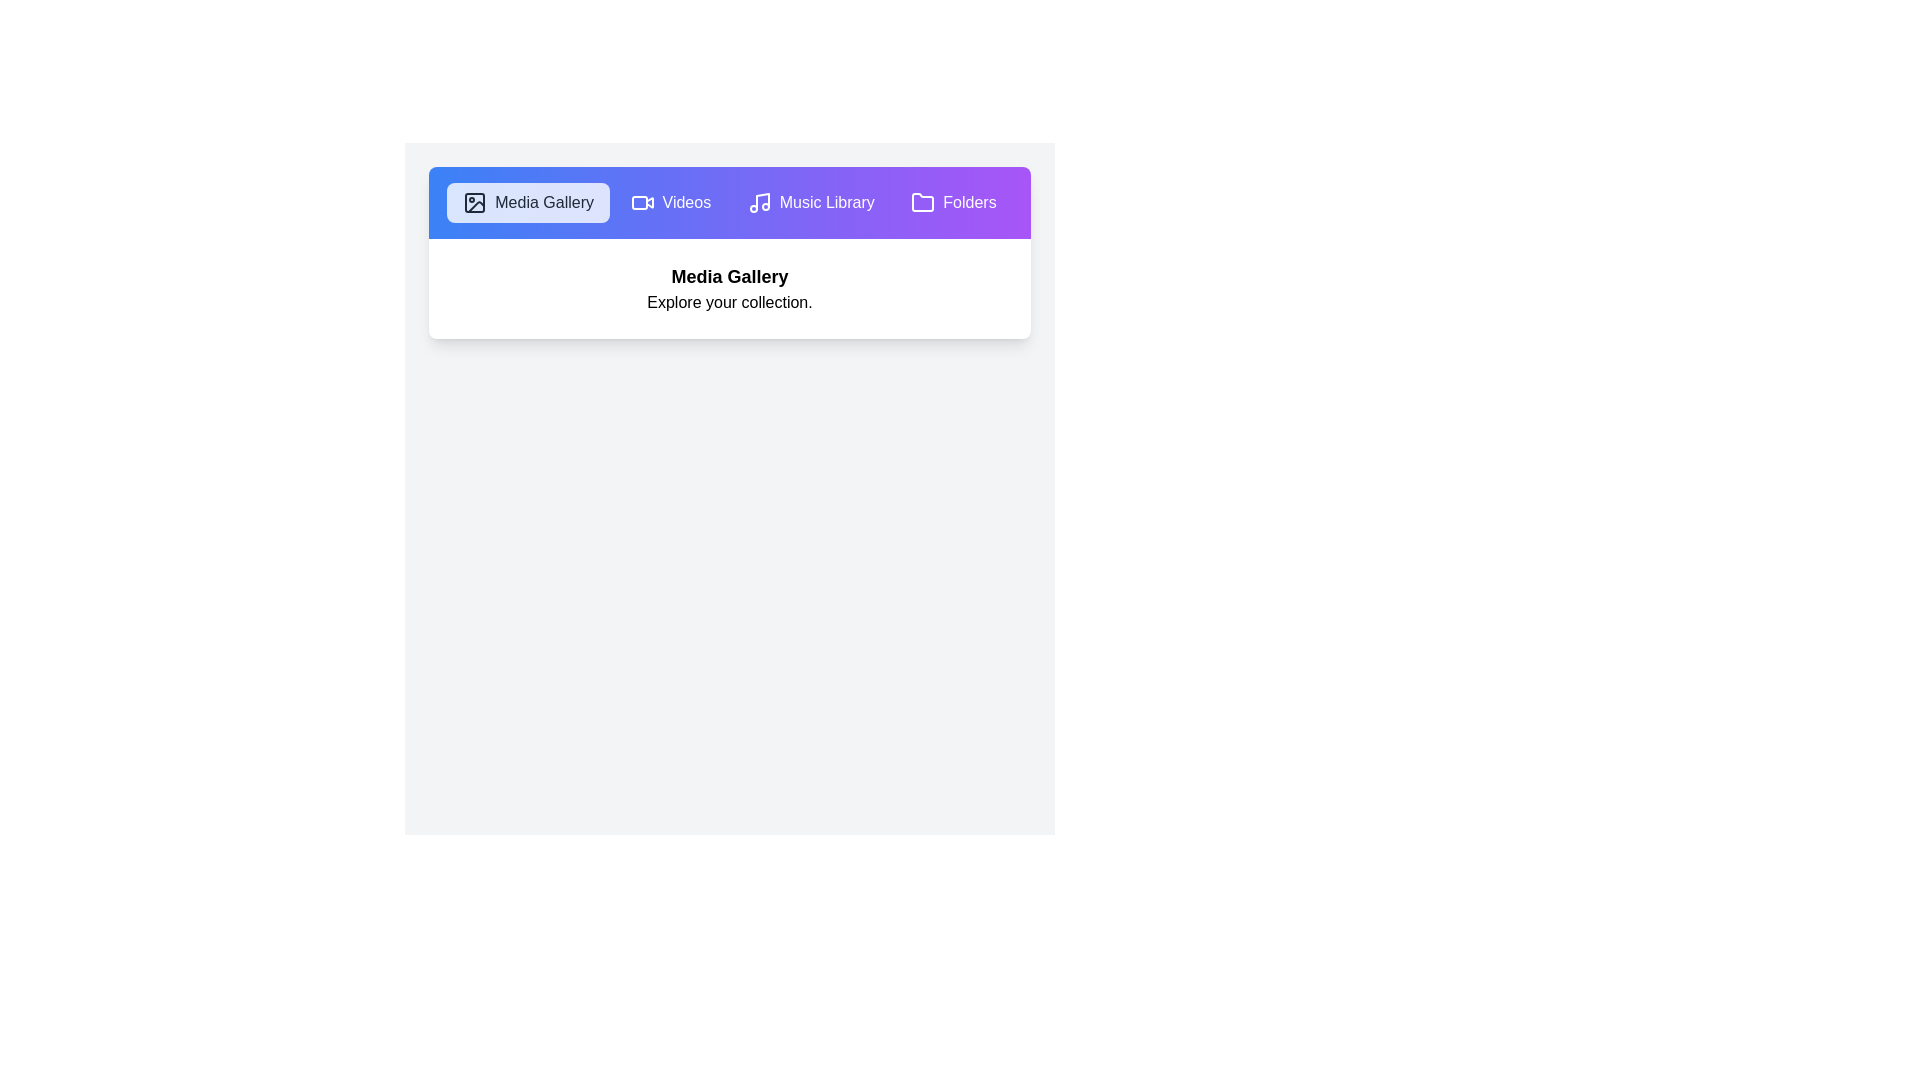 This screenshot has width=1920, height=1080. I want to click on the 'Folders' text label, which is displayed in white font and is positioned to the right of a folder icon within a purple button-like structure in the navigation bar, so click(969, 203).